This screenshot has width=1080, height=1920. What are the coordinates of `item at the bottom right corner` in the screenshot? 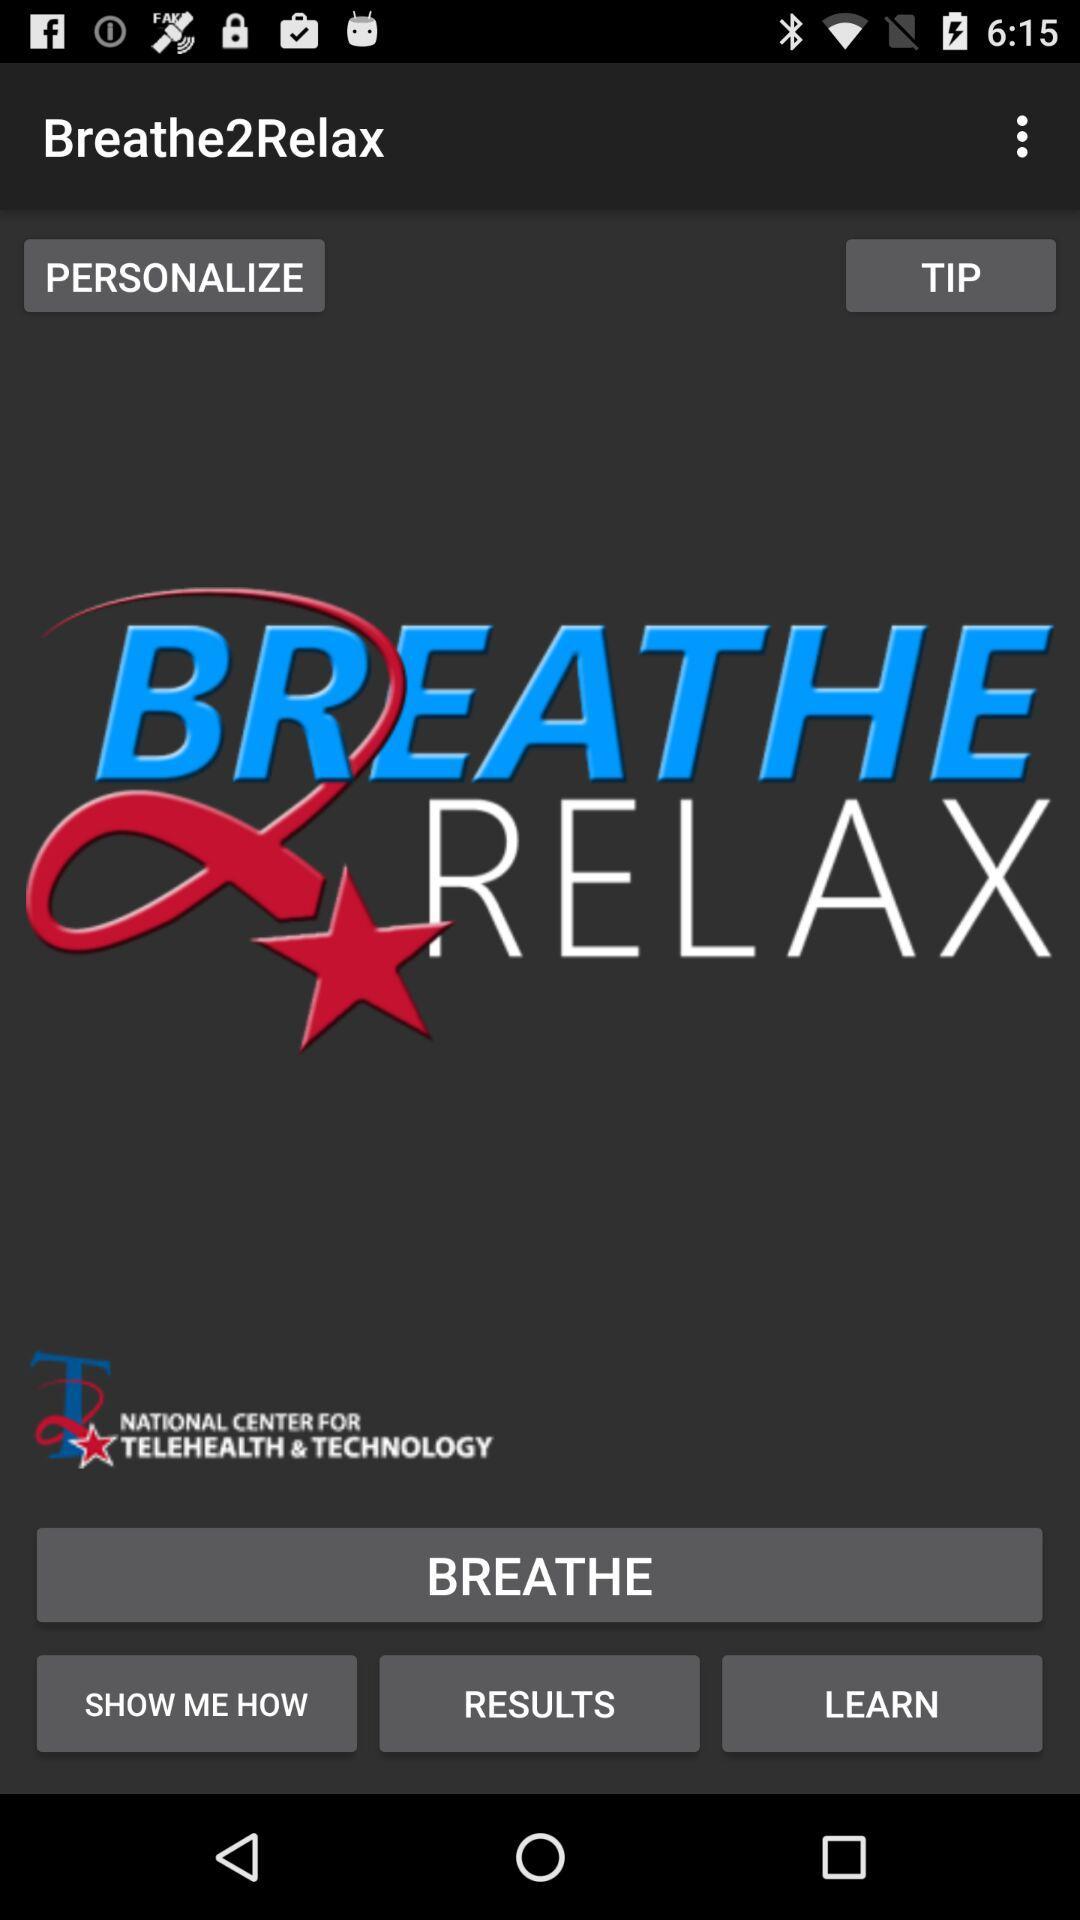 It's located at (881, 1702).